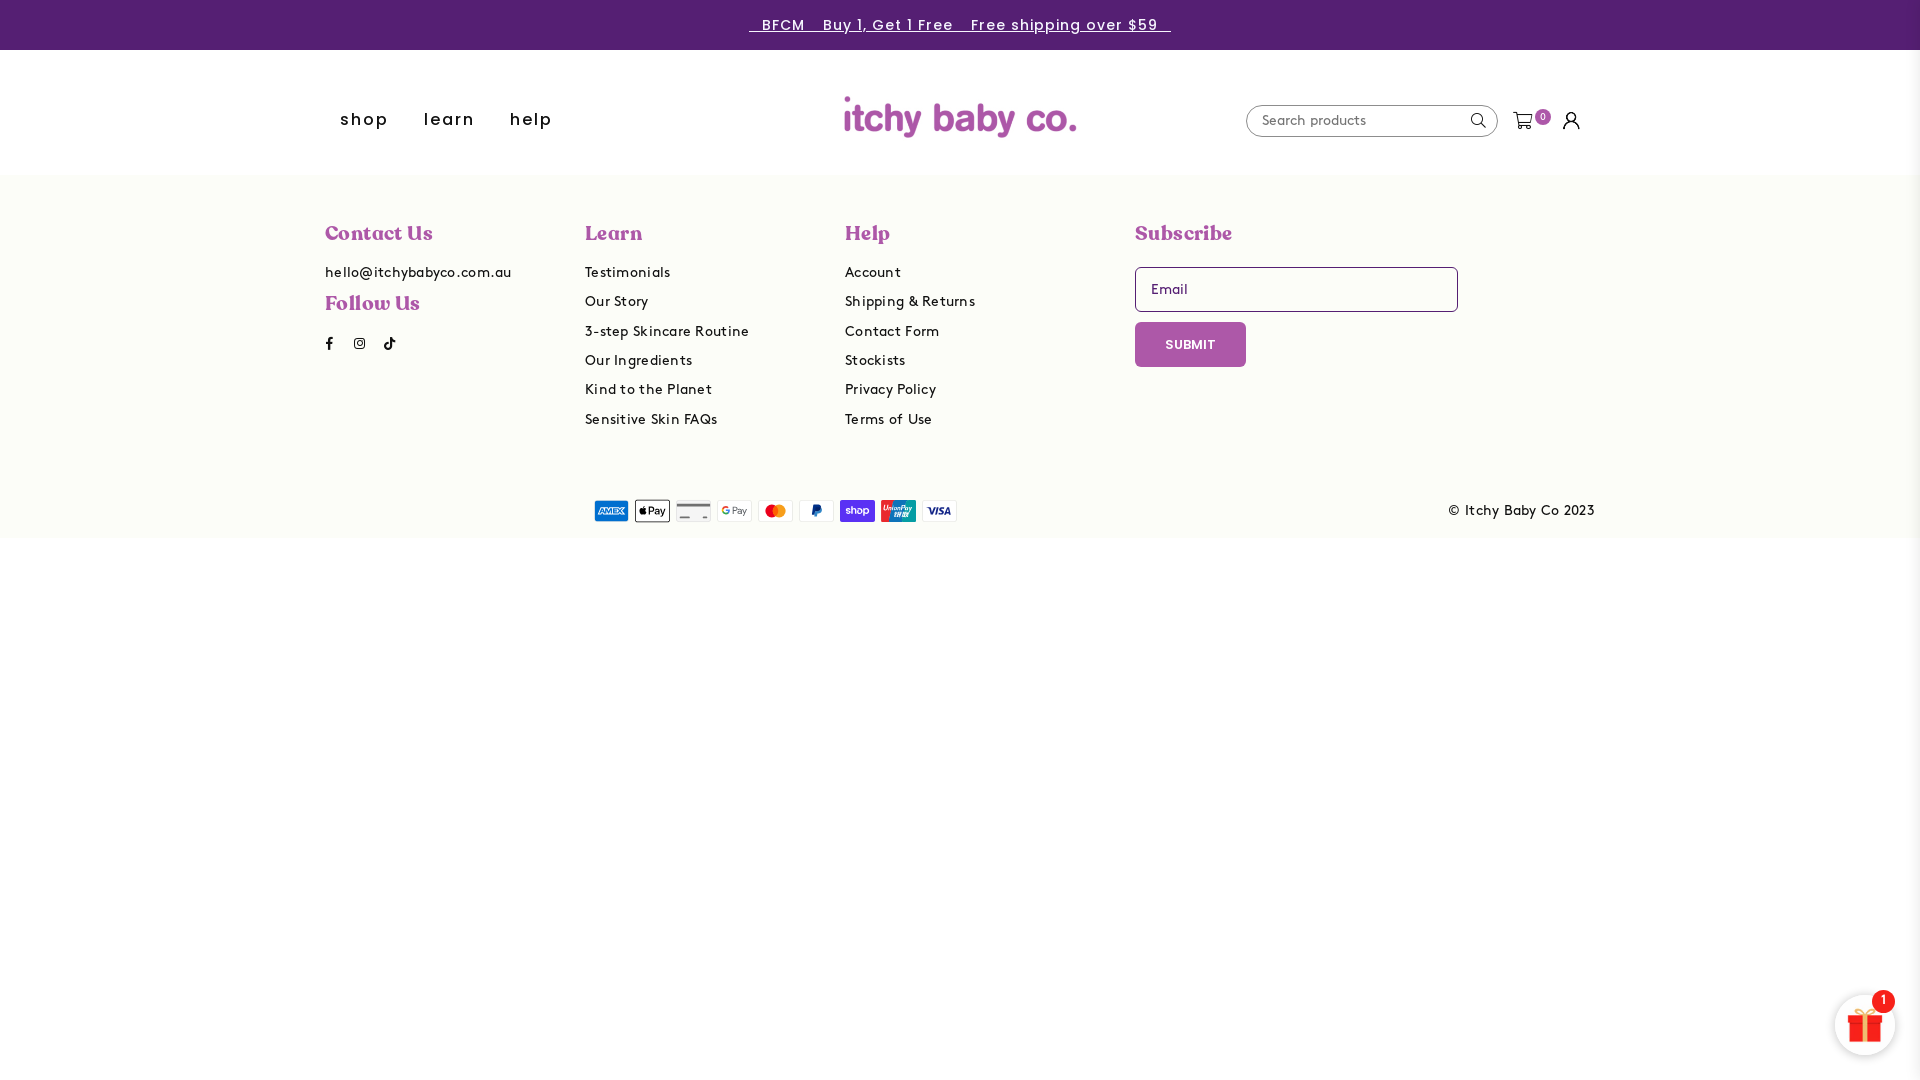 Image resolution: width=1920 pixels, height=1080 pixels. I want to click on 'hello@itchybabyco.com.au', so click(417, 272).